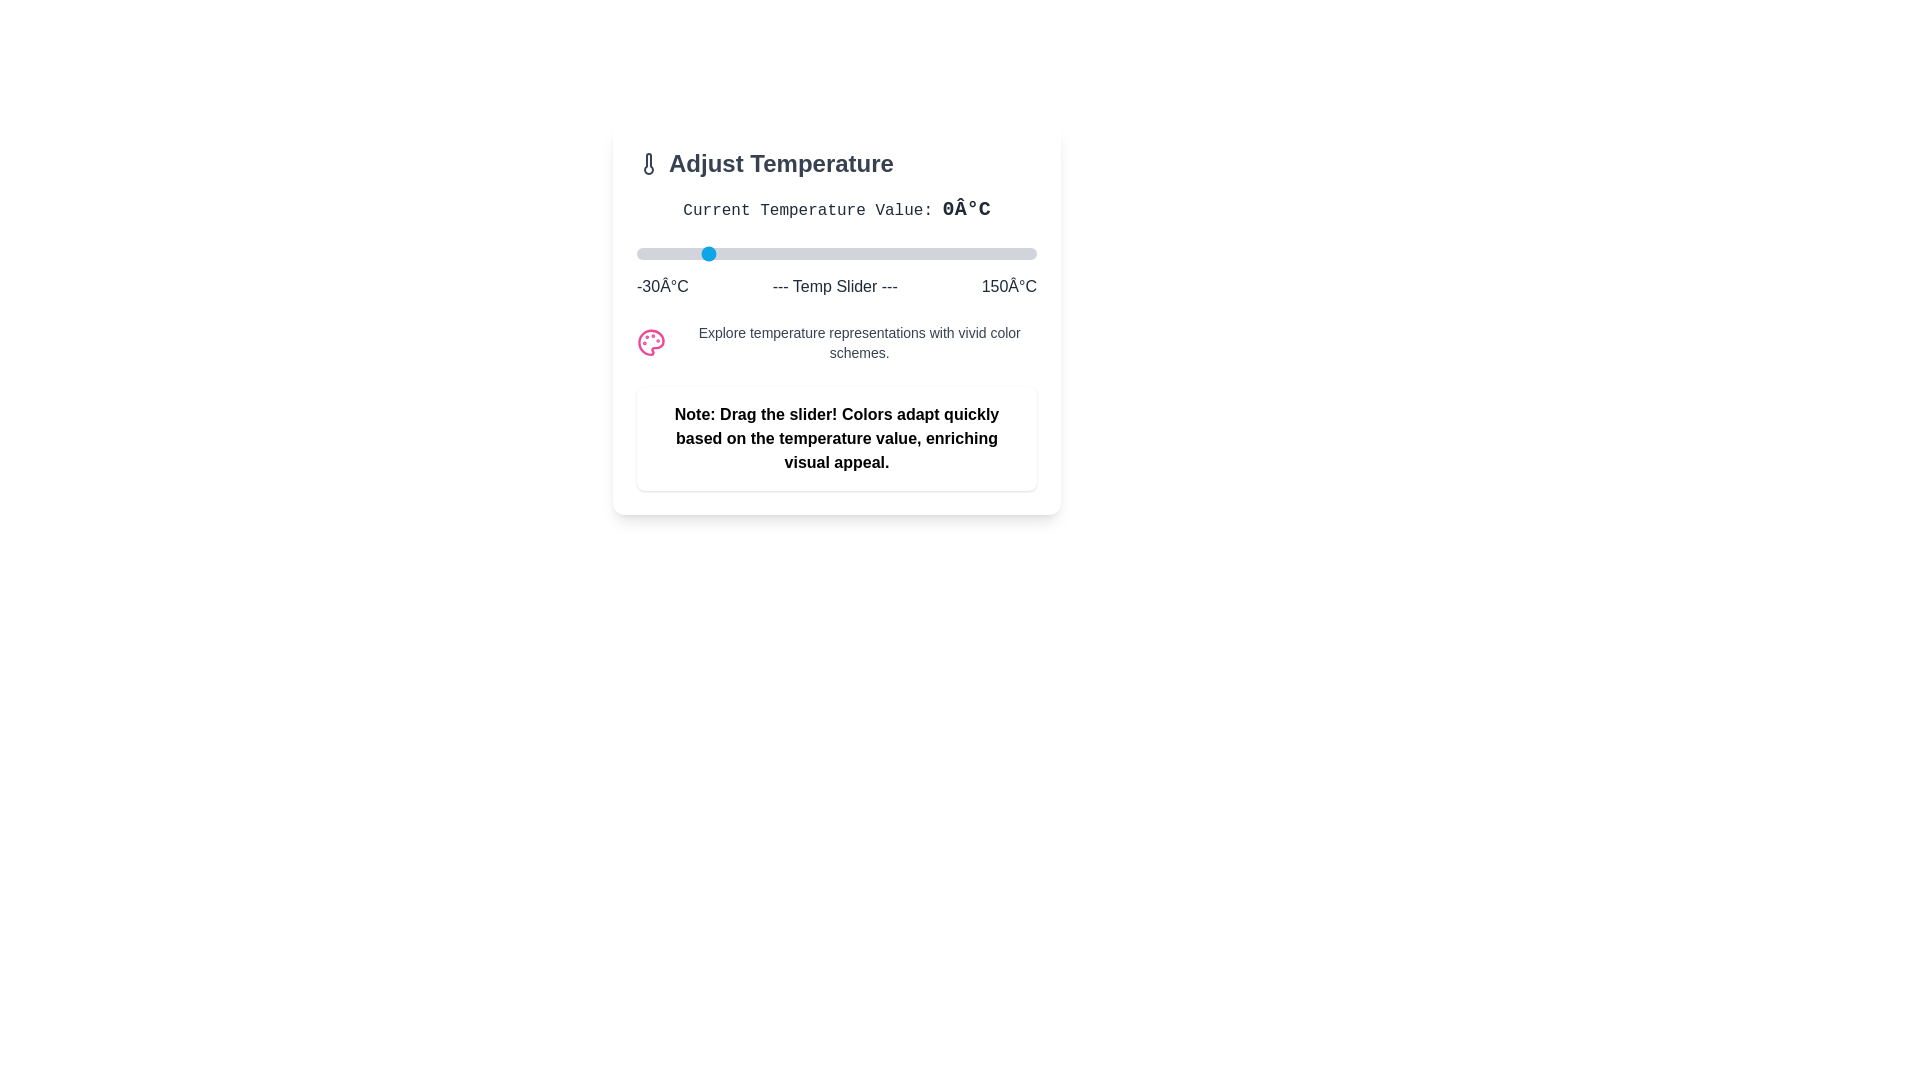 This screenshot has width=1920, height=1080. What do you see at coordinates (927, 253) in the screenshot?
I see `the temperature slider to set the temperature to 101°C` at bounding box center [927, 253].